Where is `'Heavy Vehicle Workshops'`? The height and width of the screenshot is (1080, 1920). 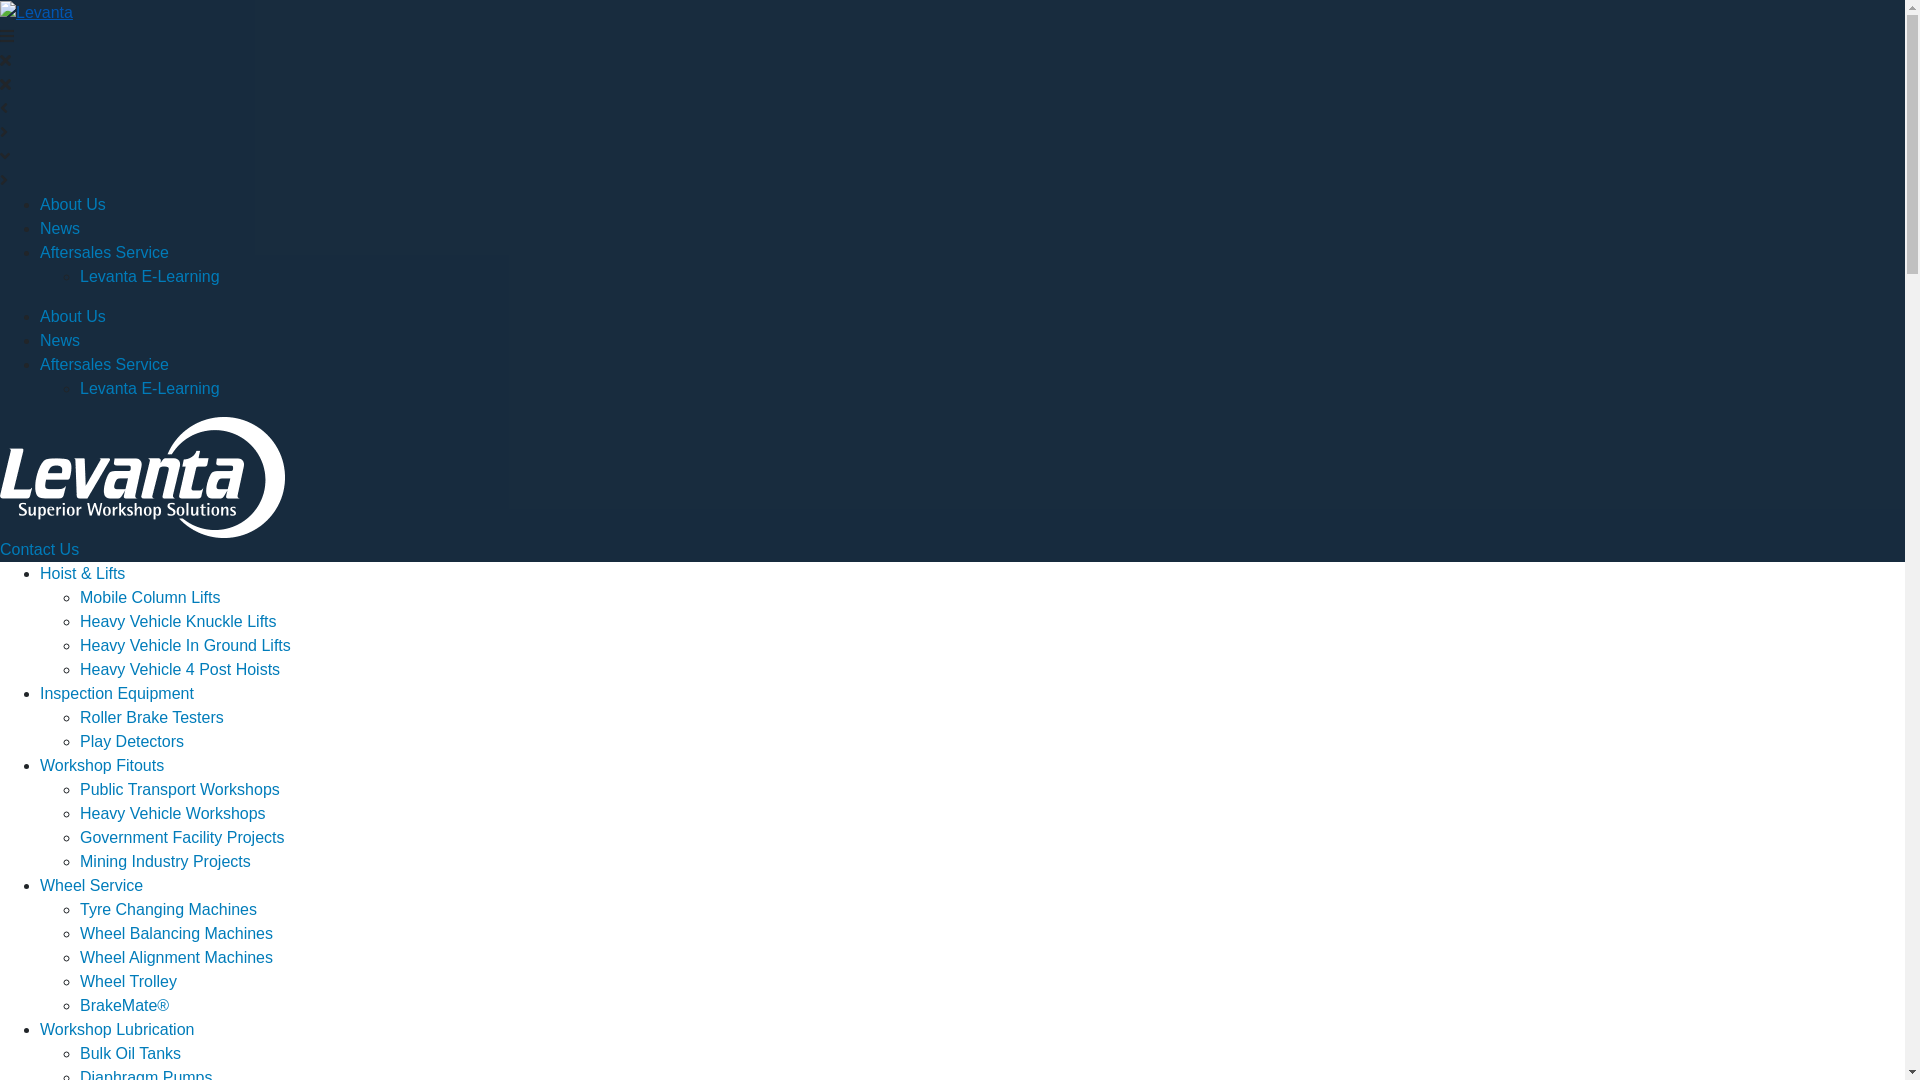 'Heavy Vehicle Workshops' is located at coordinates (172, 813).